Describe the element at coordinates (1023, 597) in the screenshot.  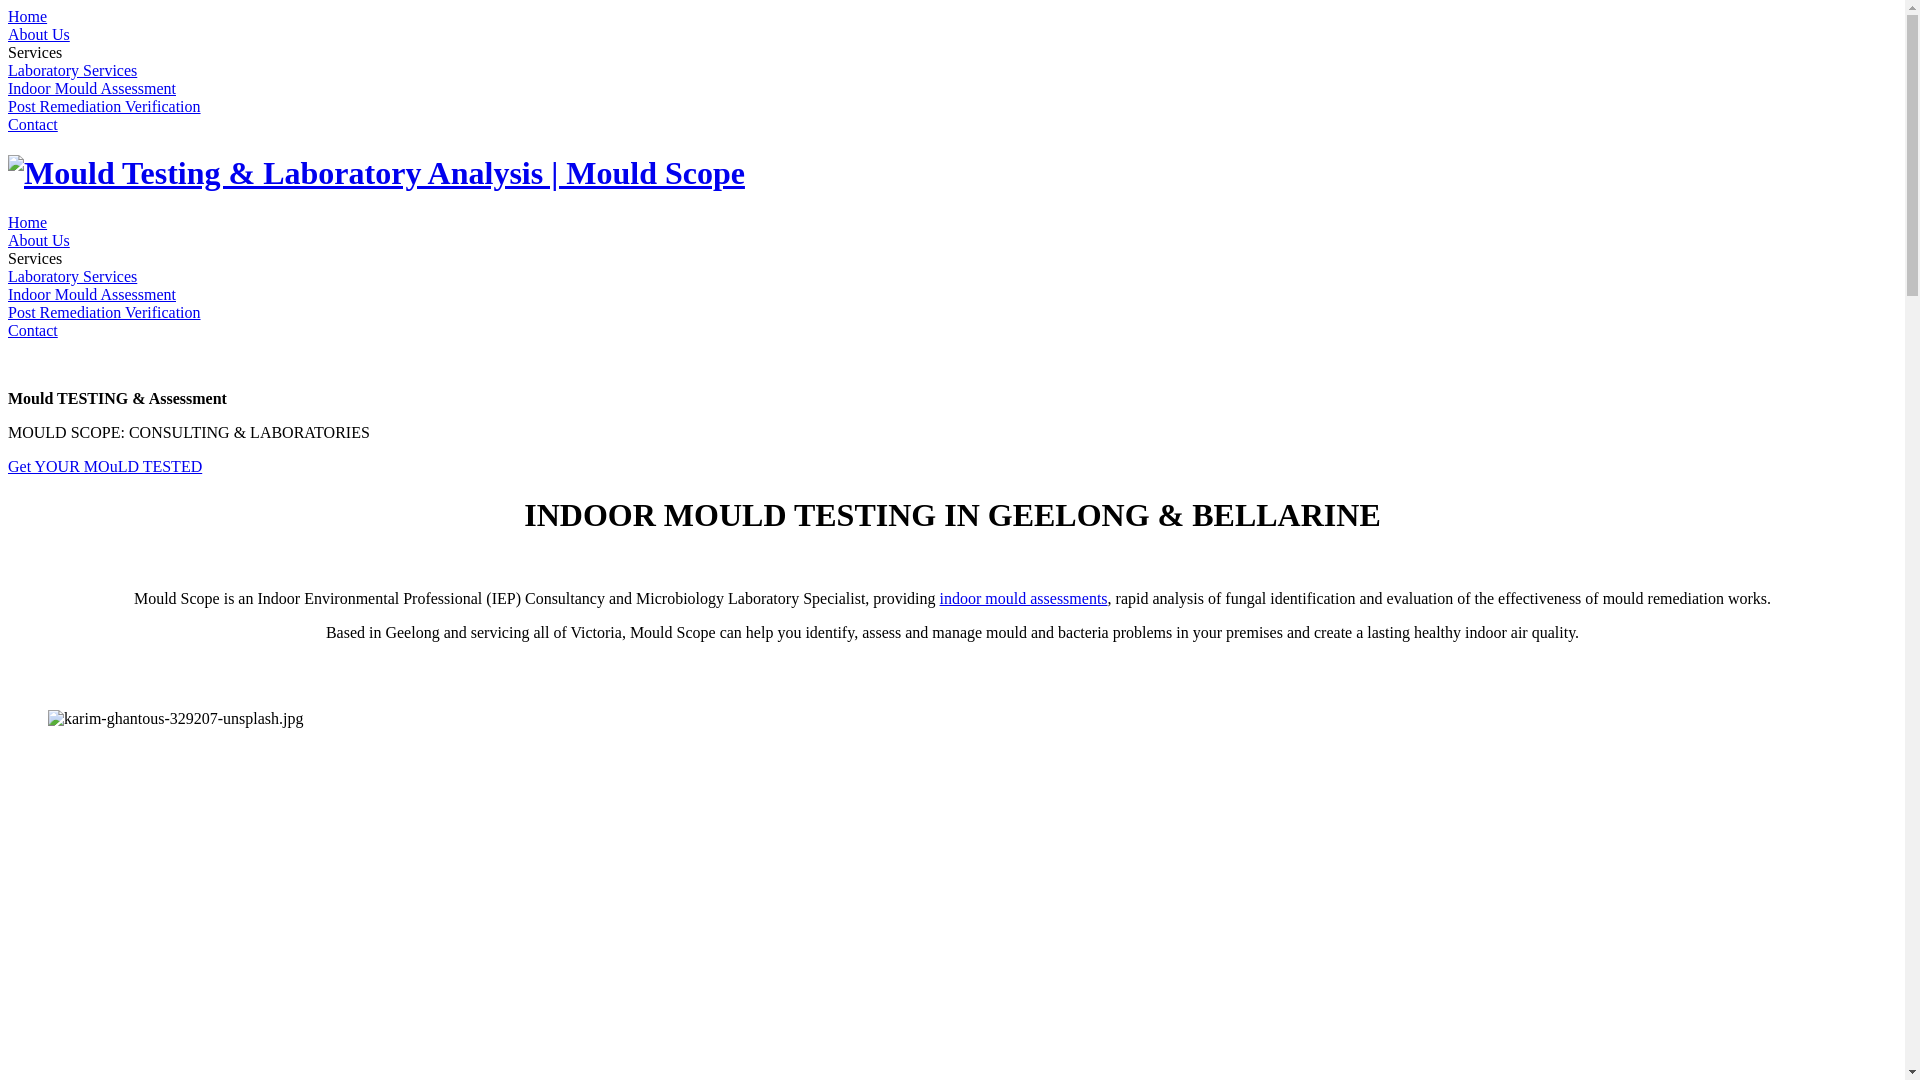
I see `'indoor mould assessments'` at that location.